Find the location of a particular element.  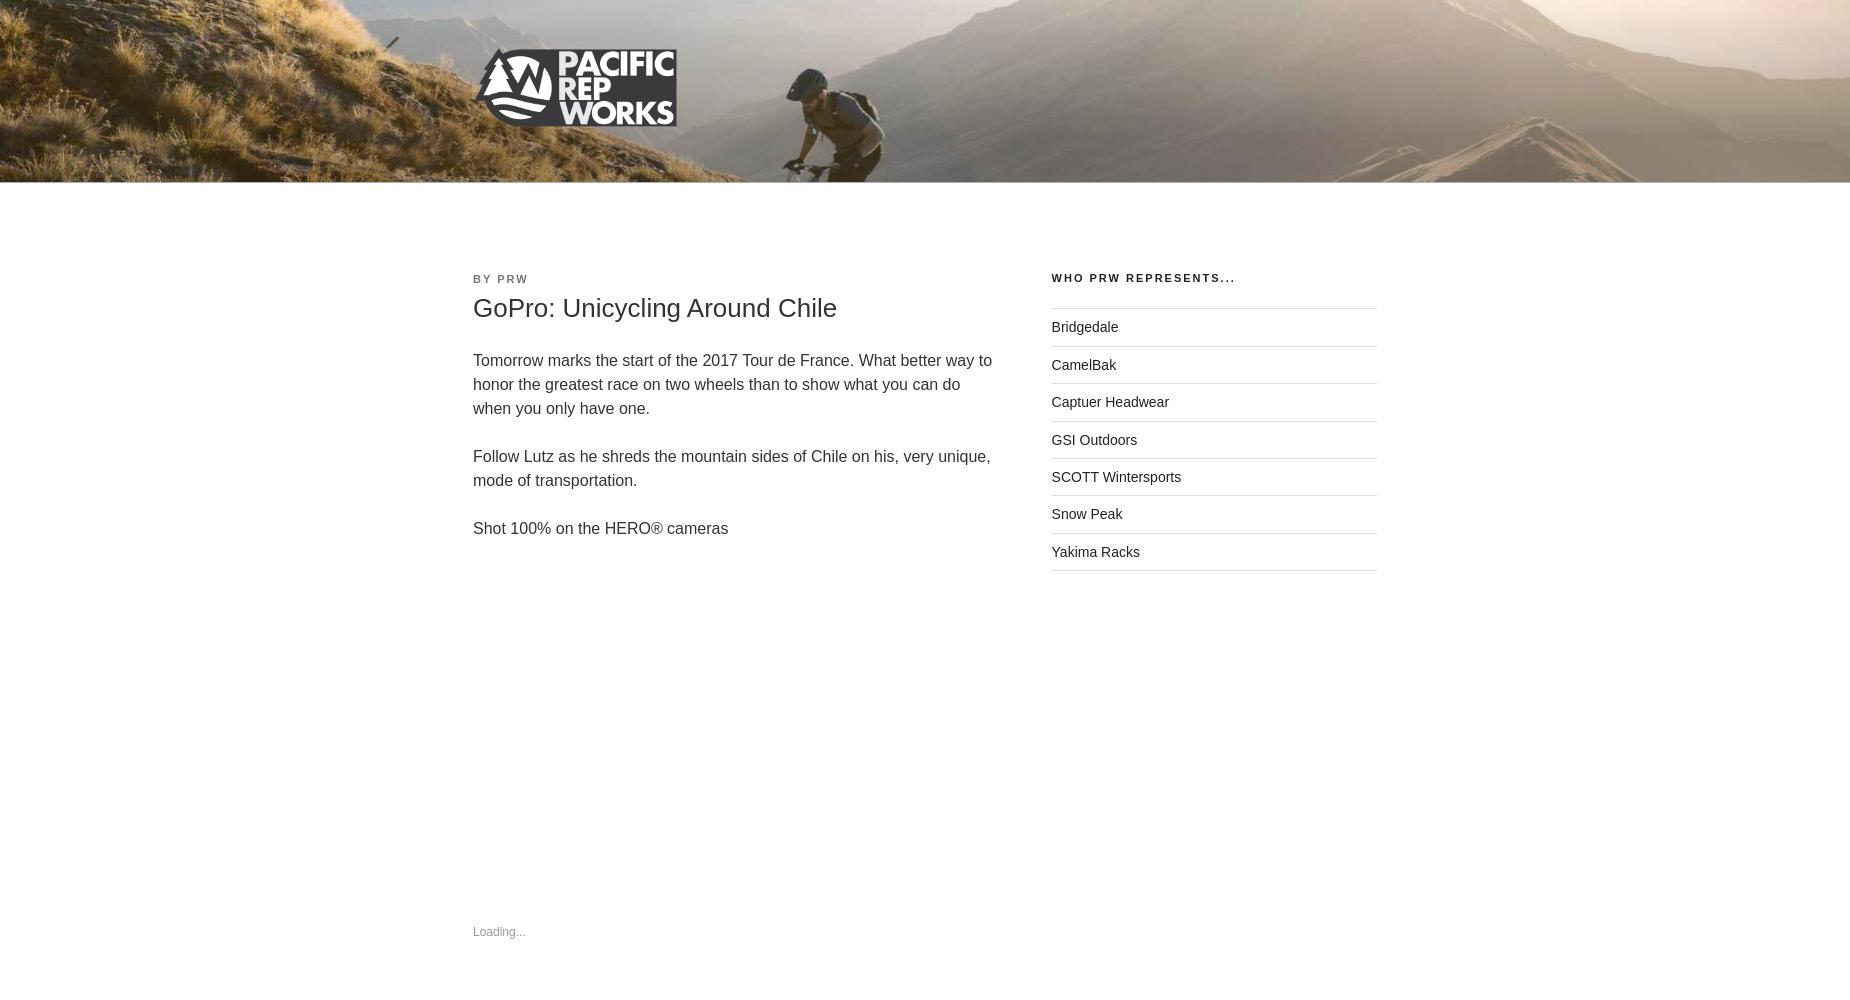

'Tomorrow marks the start of the 2017 Tour de France. What better way to honor the greatest race on two wheels than to show what you can do when you only have one.' is located at coordinates (732, 384).